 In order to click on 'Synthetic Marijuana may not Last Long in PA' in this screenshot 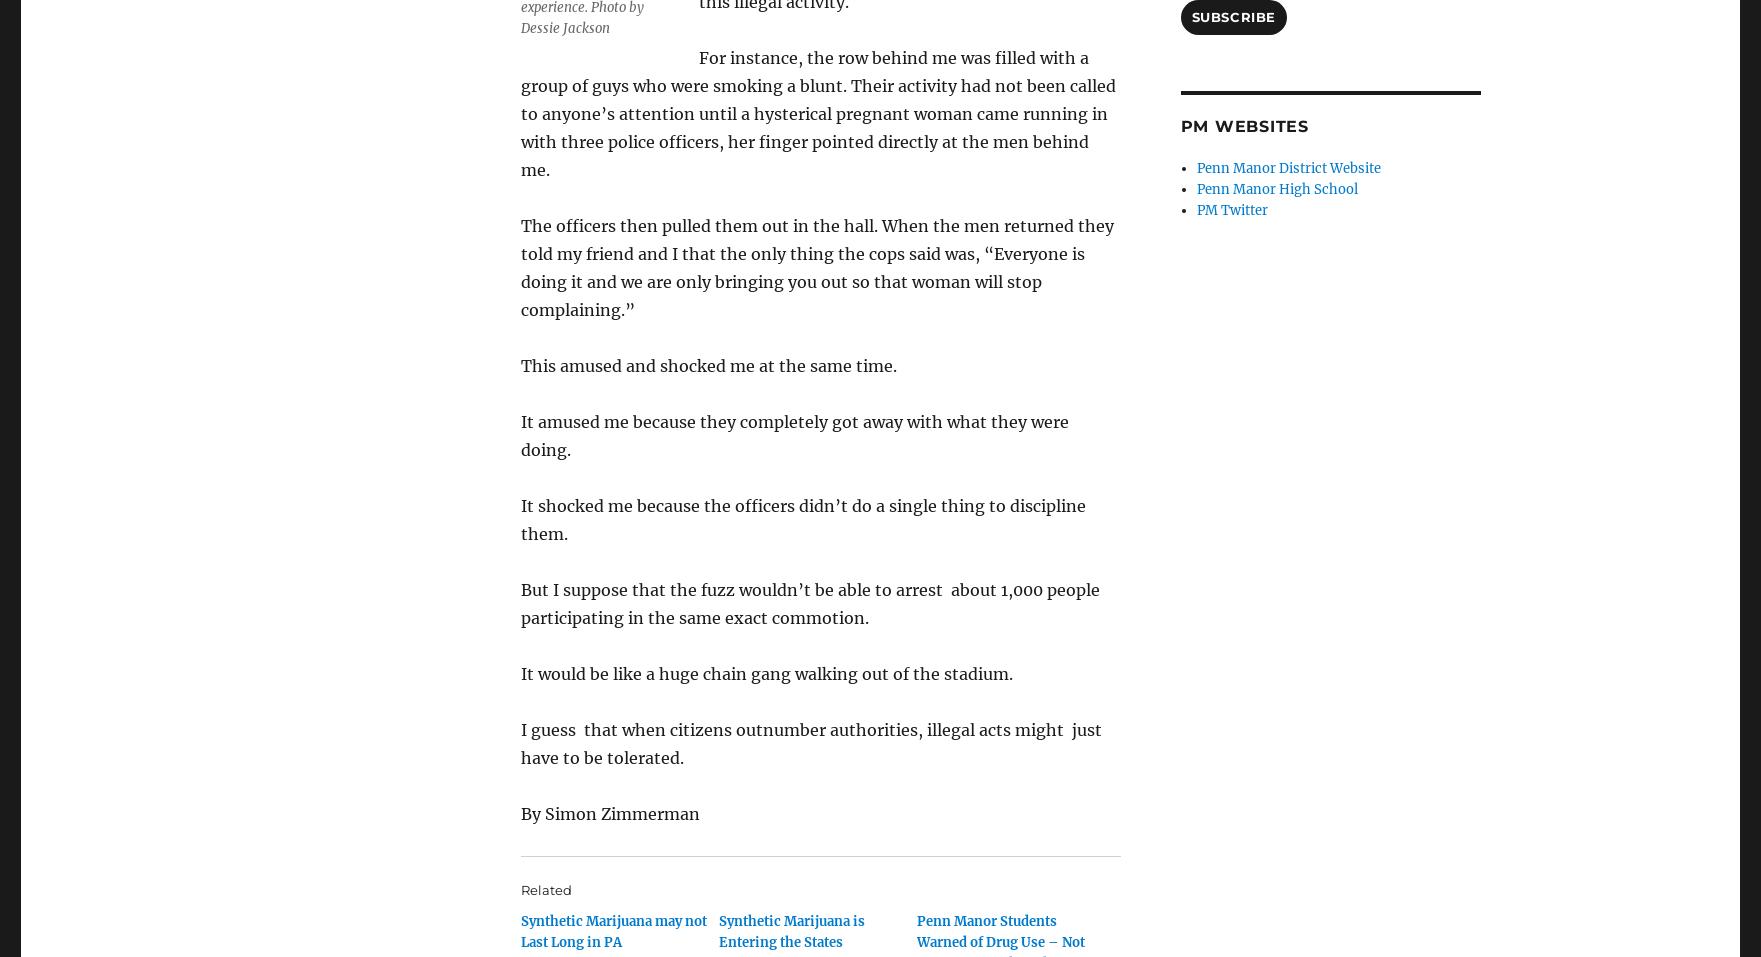, I will do `click(613, 932)`.